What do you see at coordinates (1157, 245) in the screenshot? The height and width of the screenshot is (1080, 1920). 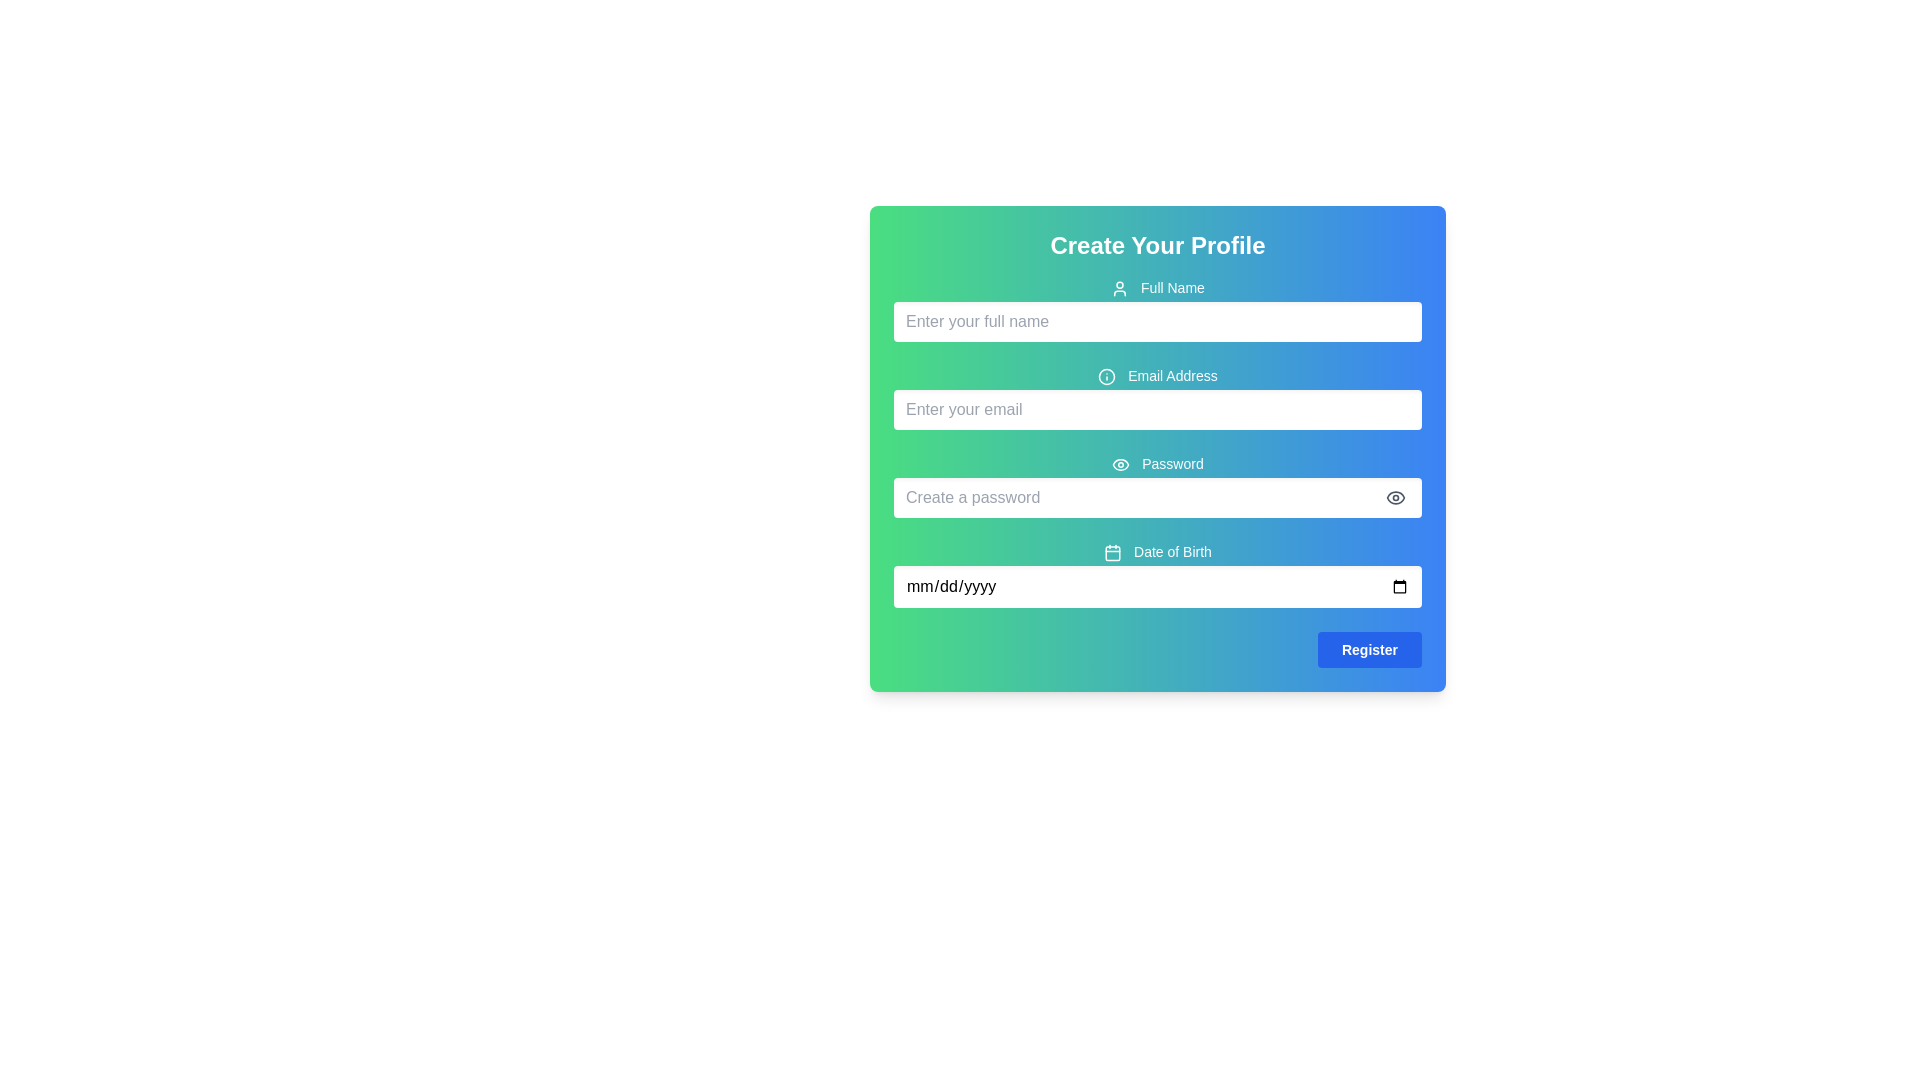 I see `the text label displaying 'Create Your Profile' which is styled in white text on a gradient background, positioned centrally at the top of the section` at bounding box center [1157, 245].